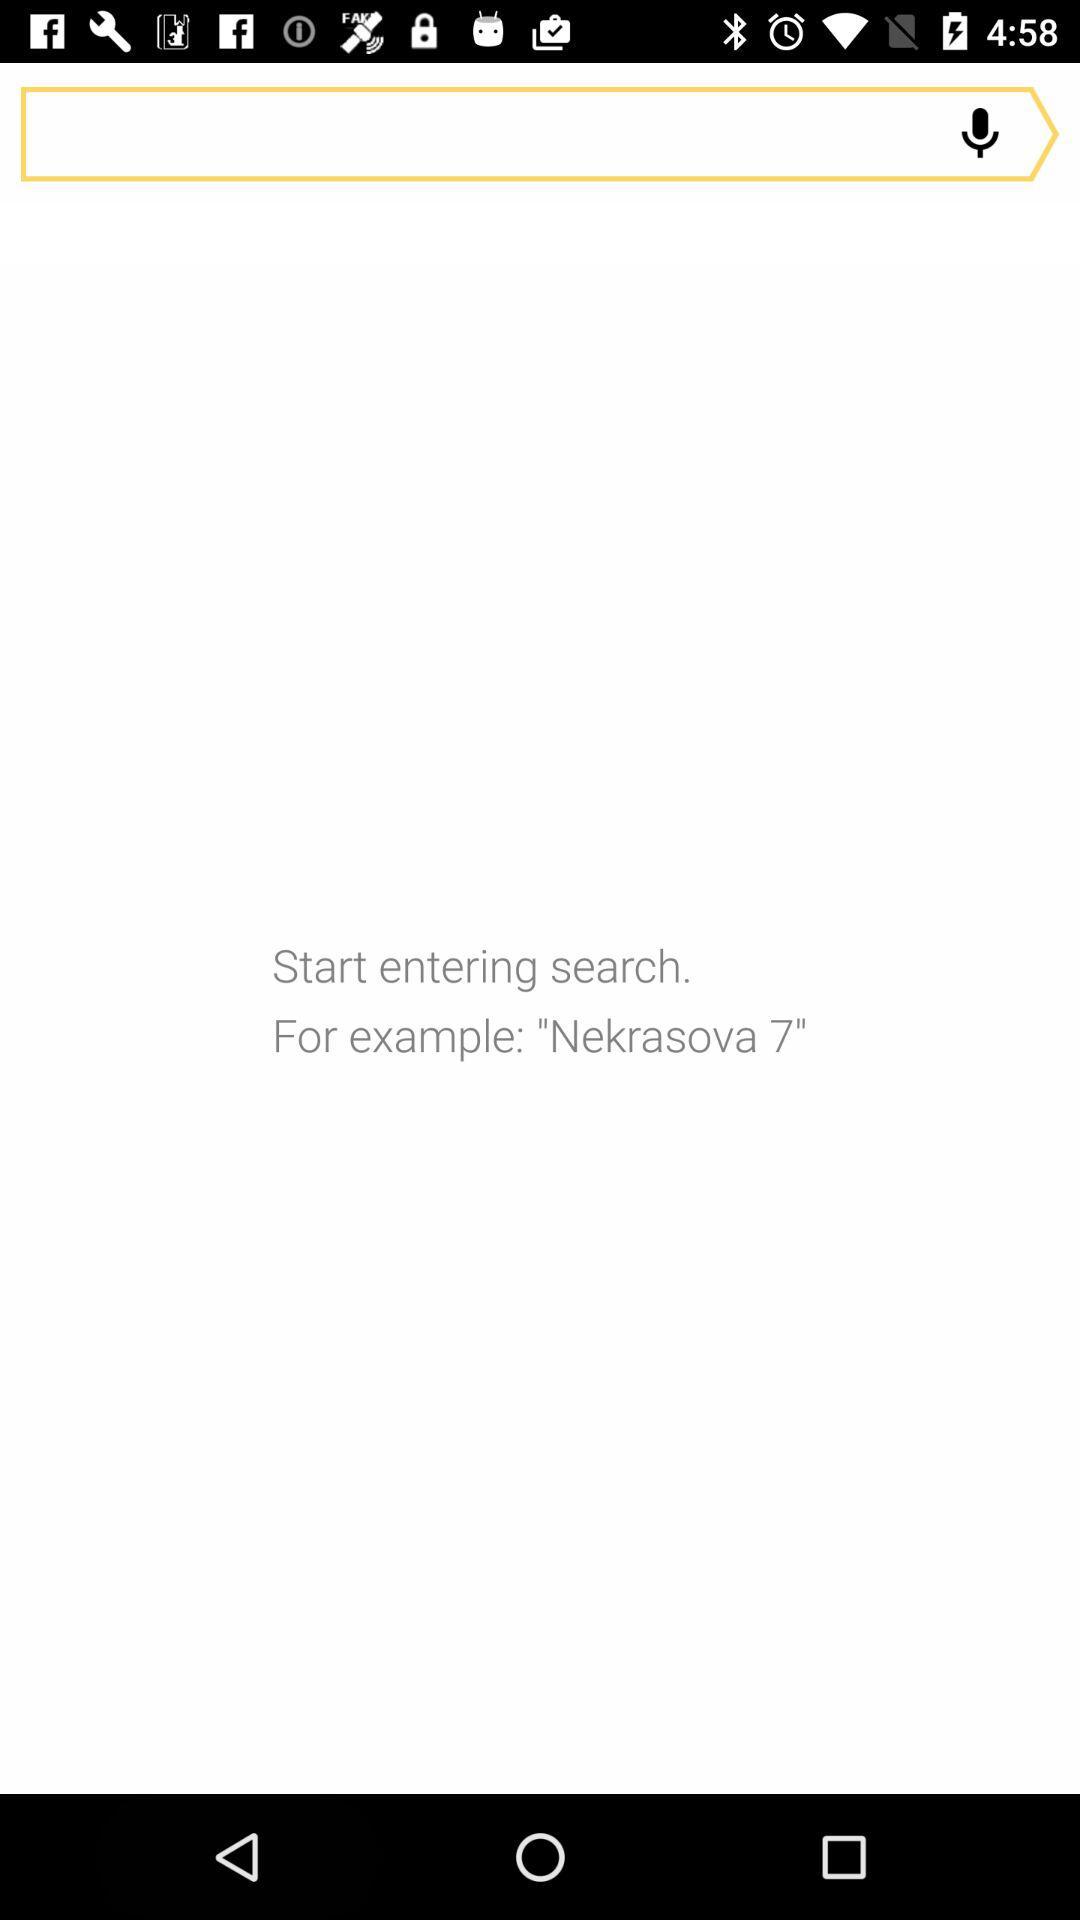 The height and width of the screenshot is (1920, 1080). Describe the element at coordinates (540, 133) in the screenshot. I see `audio search` at that location.